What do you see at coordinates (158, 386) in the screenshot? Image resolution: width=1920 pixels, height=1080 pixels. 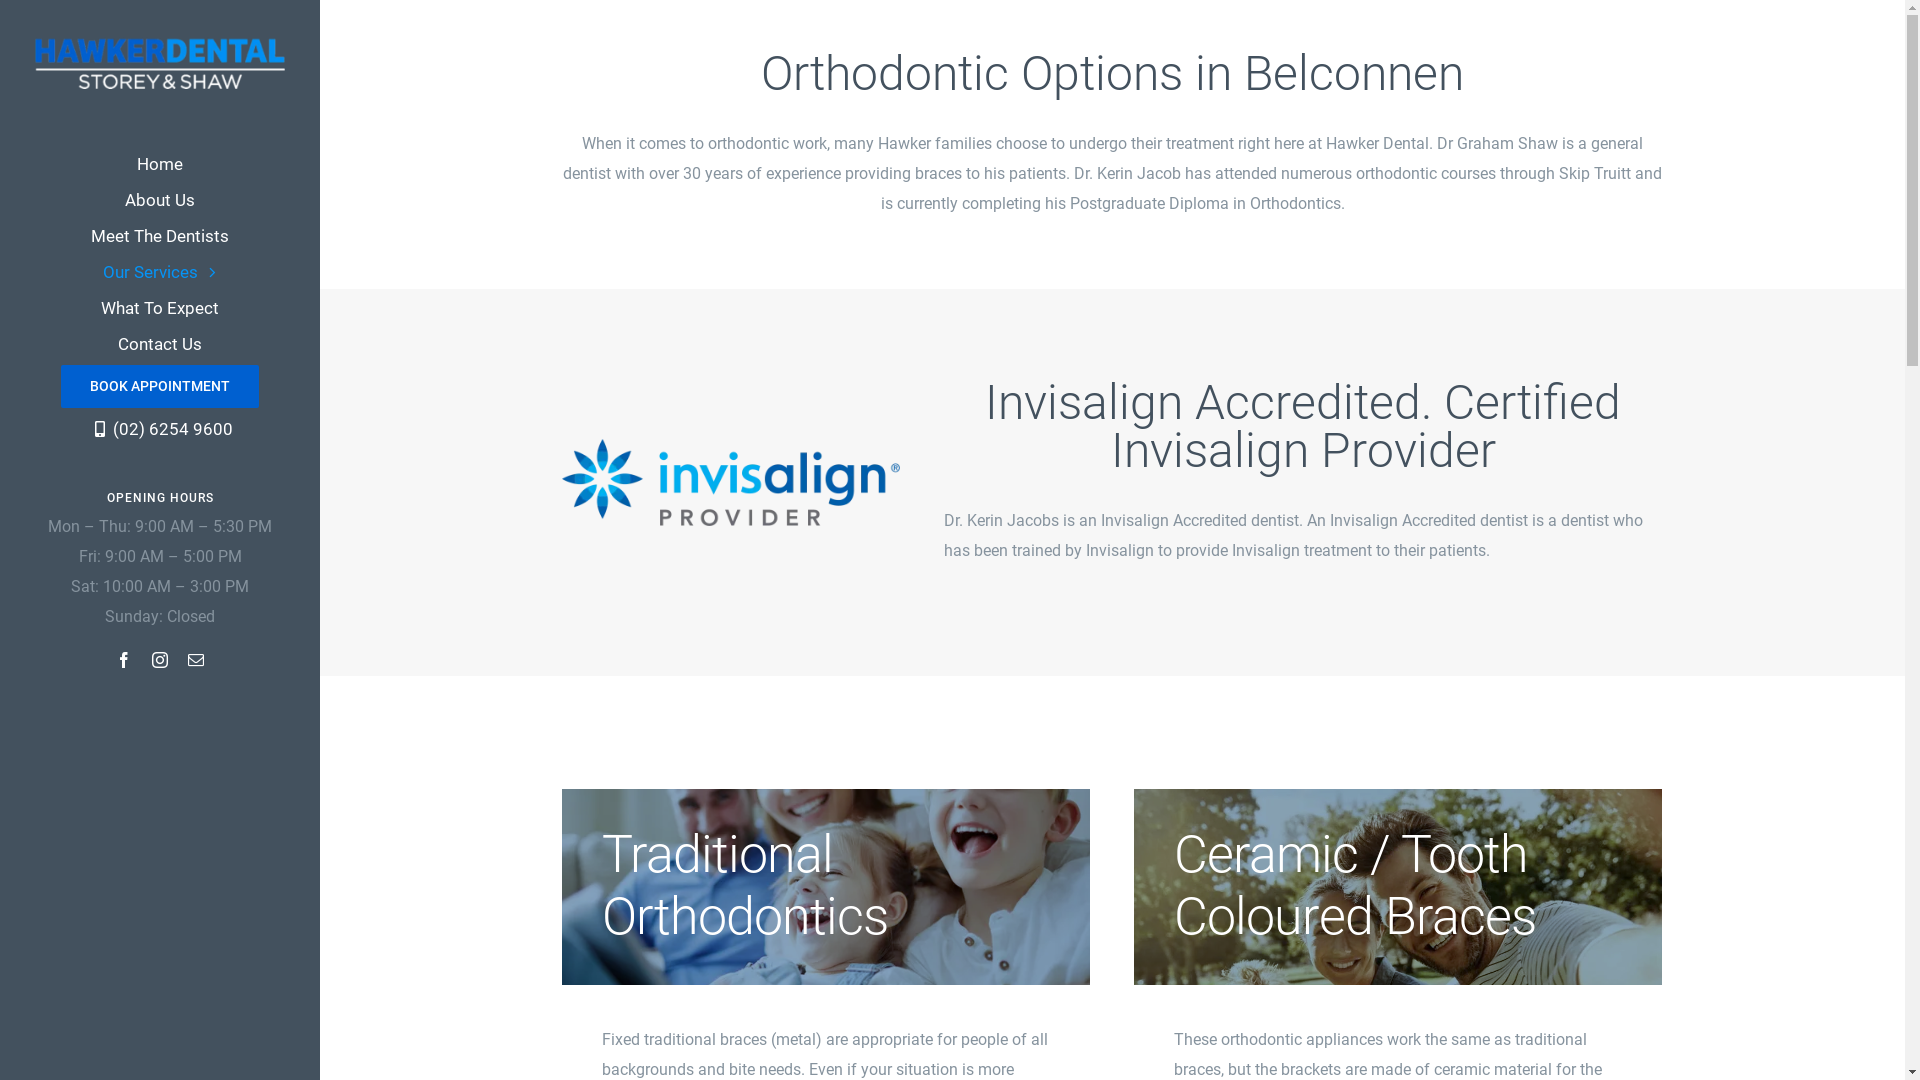 I see `'BOOK APPOINTMENT'` at bounding box center [158, 386].